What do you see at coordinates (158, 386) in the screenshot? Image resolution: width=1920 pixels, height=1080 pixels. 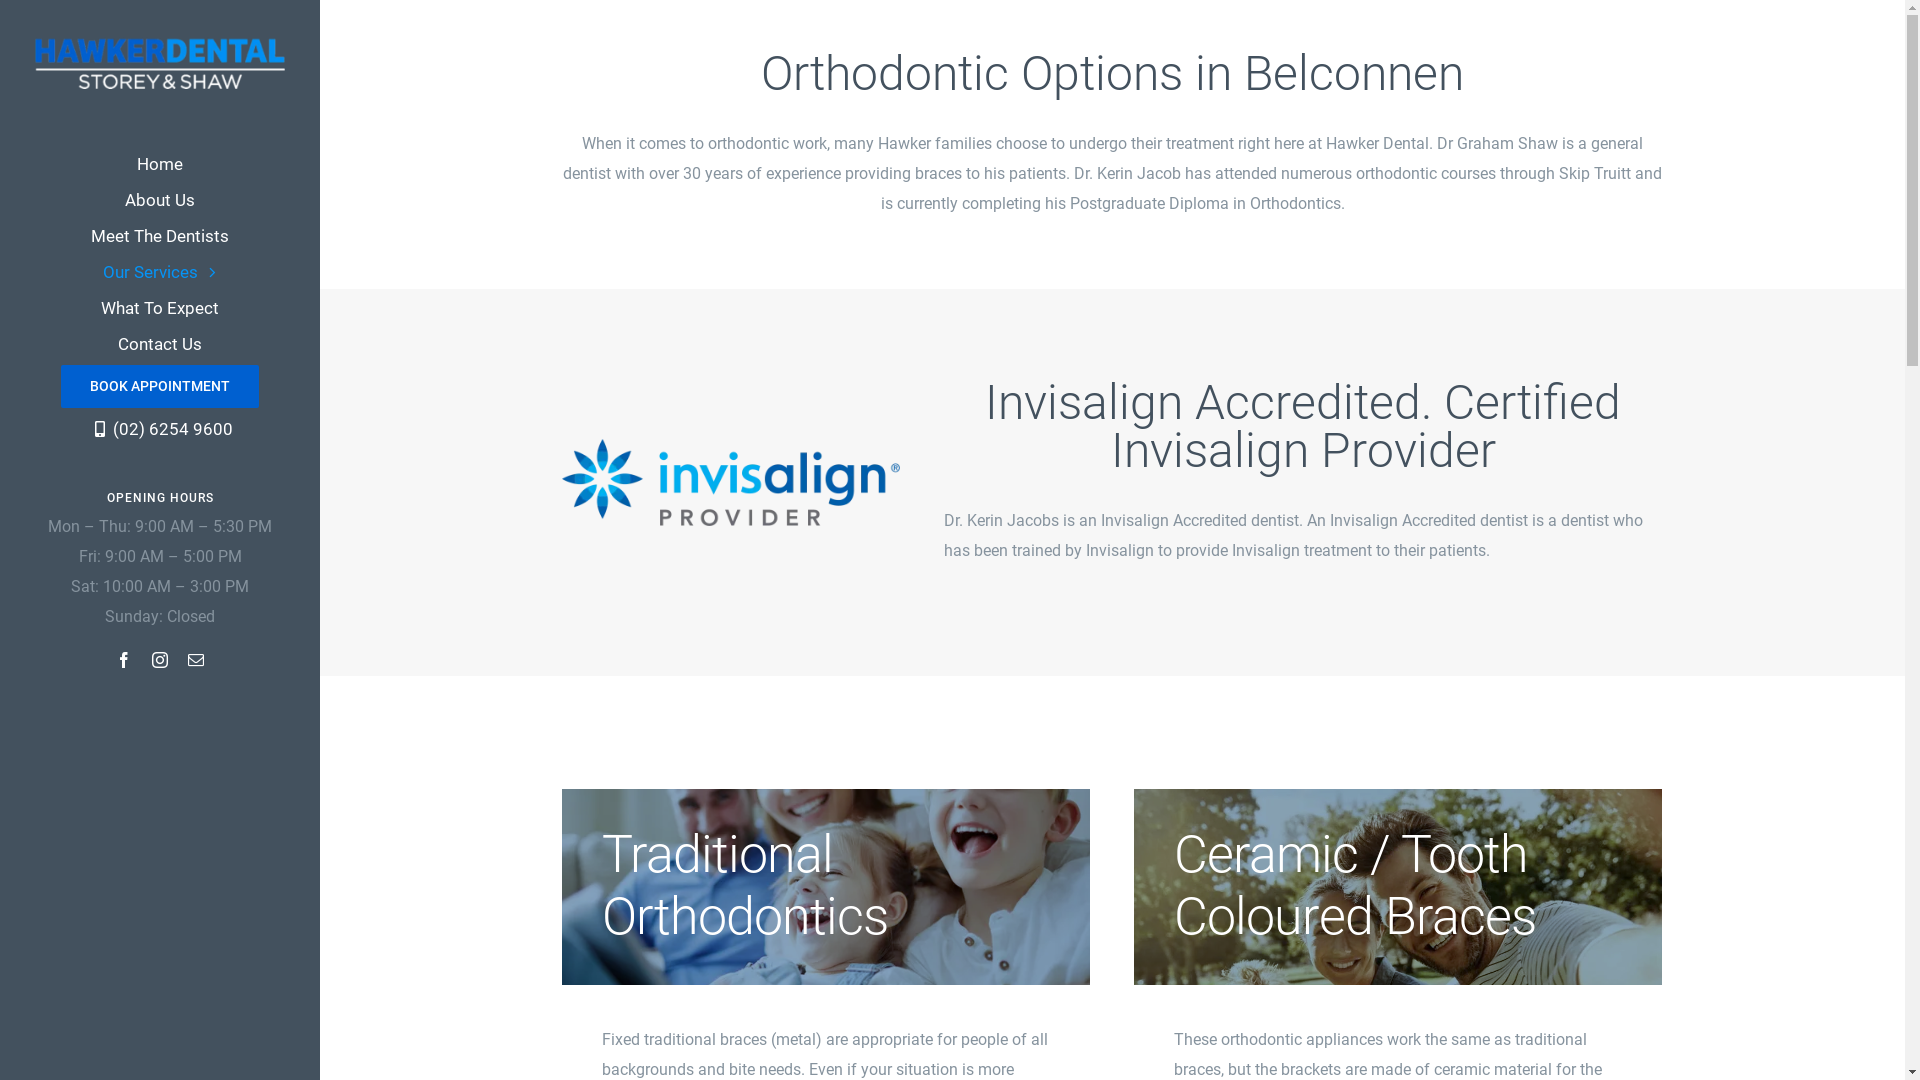 I see `'BOOK APPOINTMENT'` at bounding box center [158, 386].